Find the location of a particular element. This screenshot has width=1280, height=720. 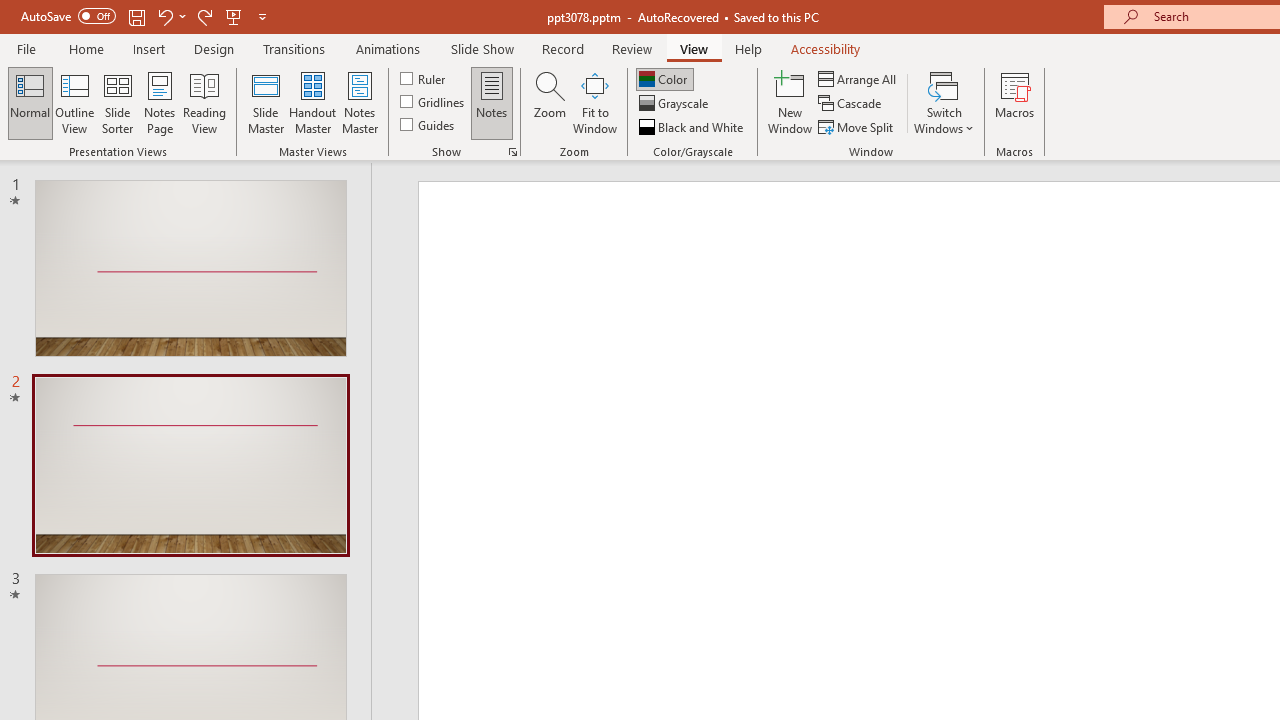

'Zoom...' is located at coordinates (549, 103).